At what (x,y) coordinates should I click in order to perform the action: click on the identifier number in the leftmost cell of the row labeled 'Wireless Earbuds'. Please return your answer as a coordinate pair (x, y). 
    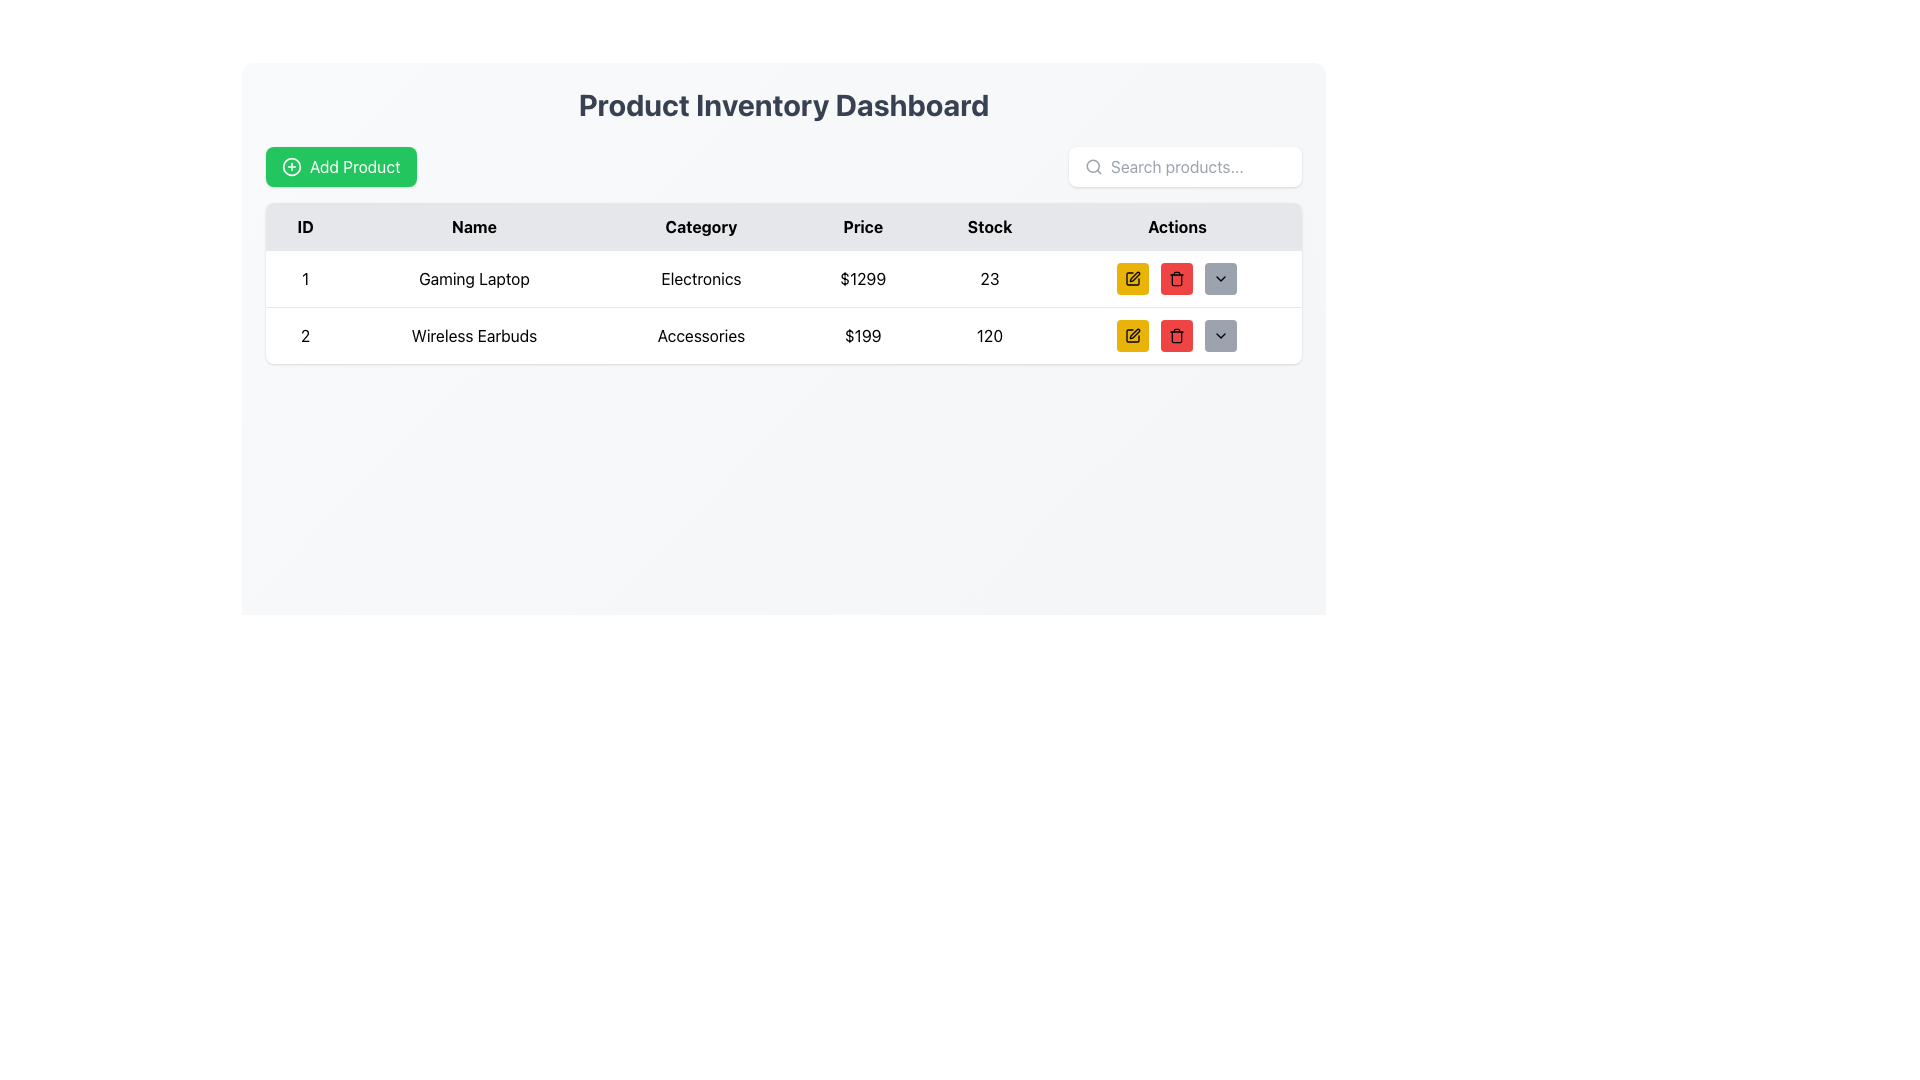
    Looking at the image, I should click on (304, 334).